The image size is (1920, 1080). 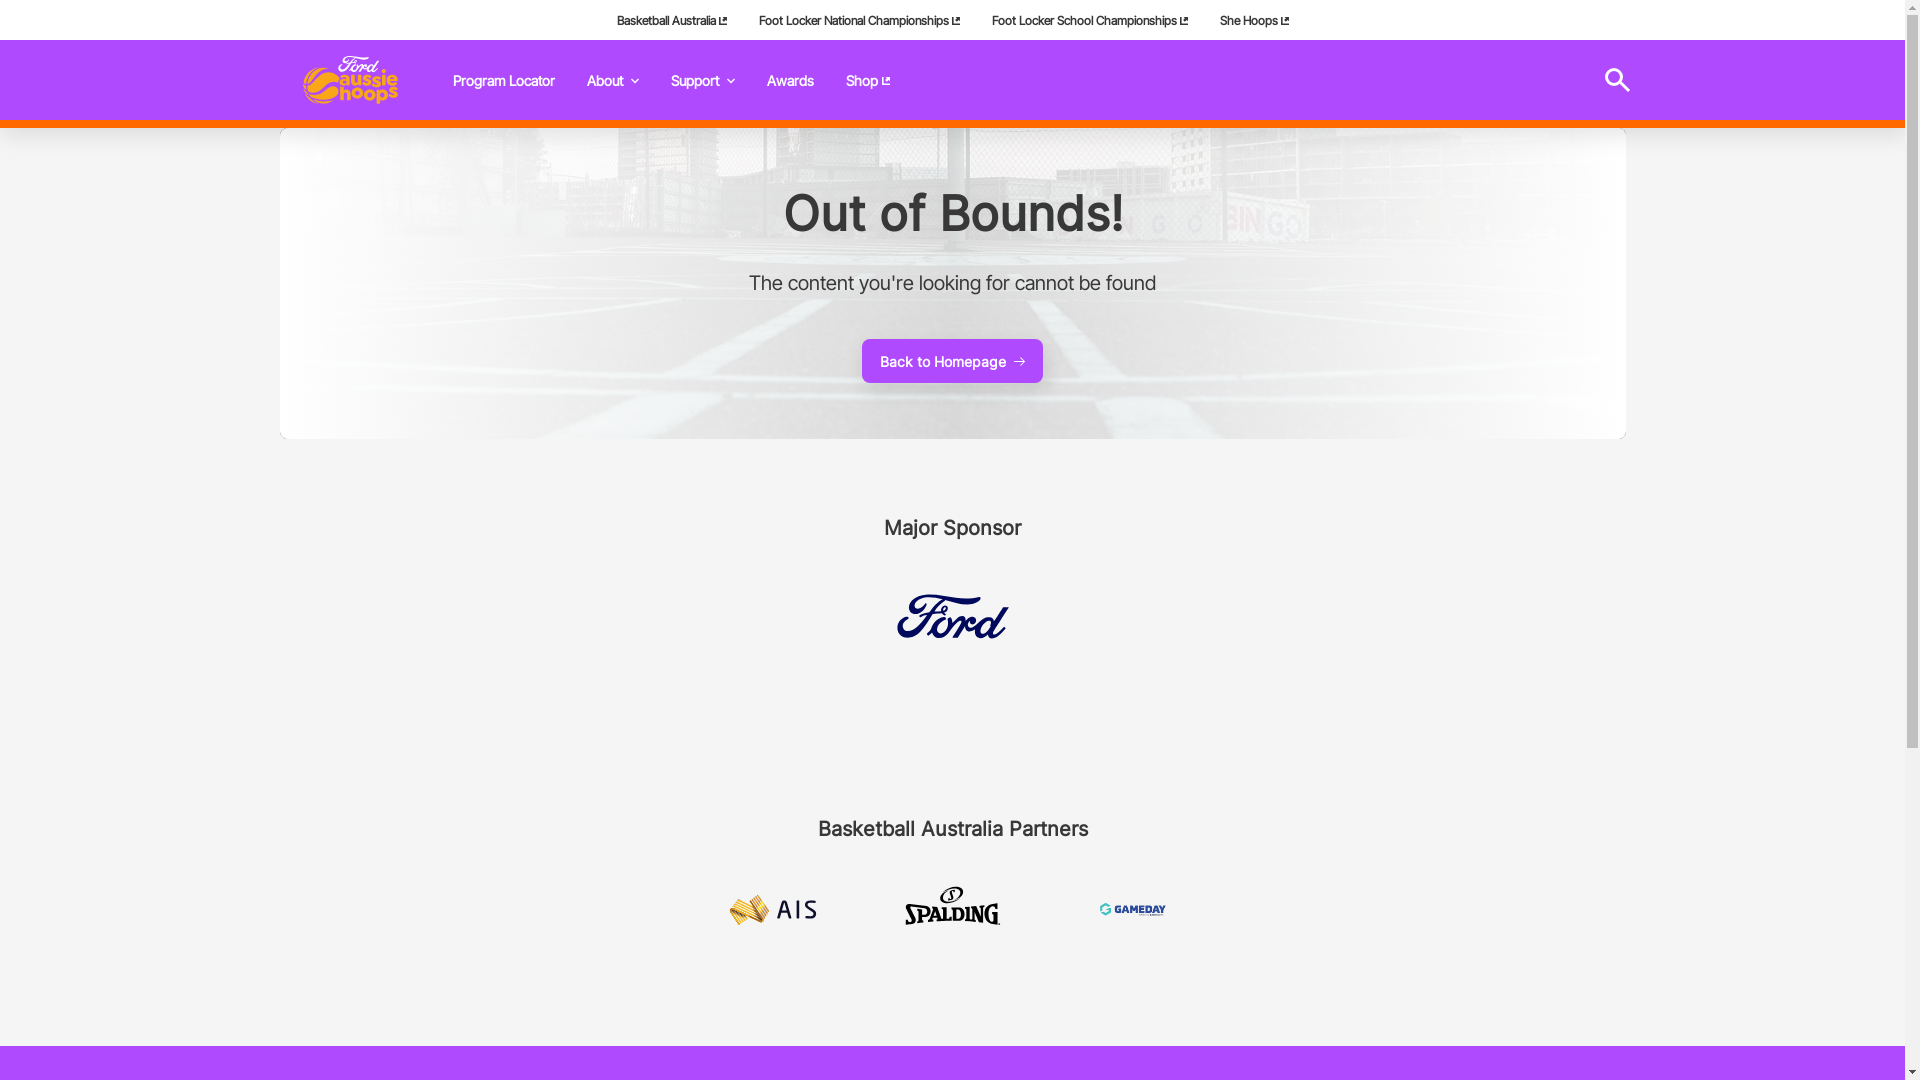 I want to click on 'Basketball Australia', so click(x=671, y=19).